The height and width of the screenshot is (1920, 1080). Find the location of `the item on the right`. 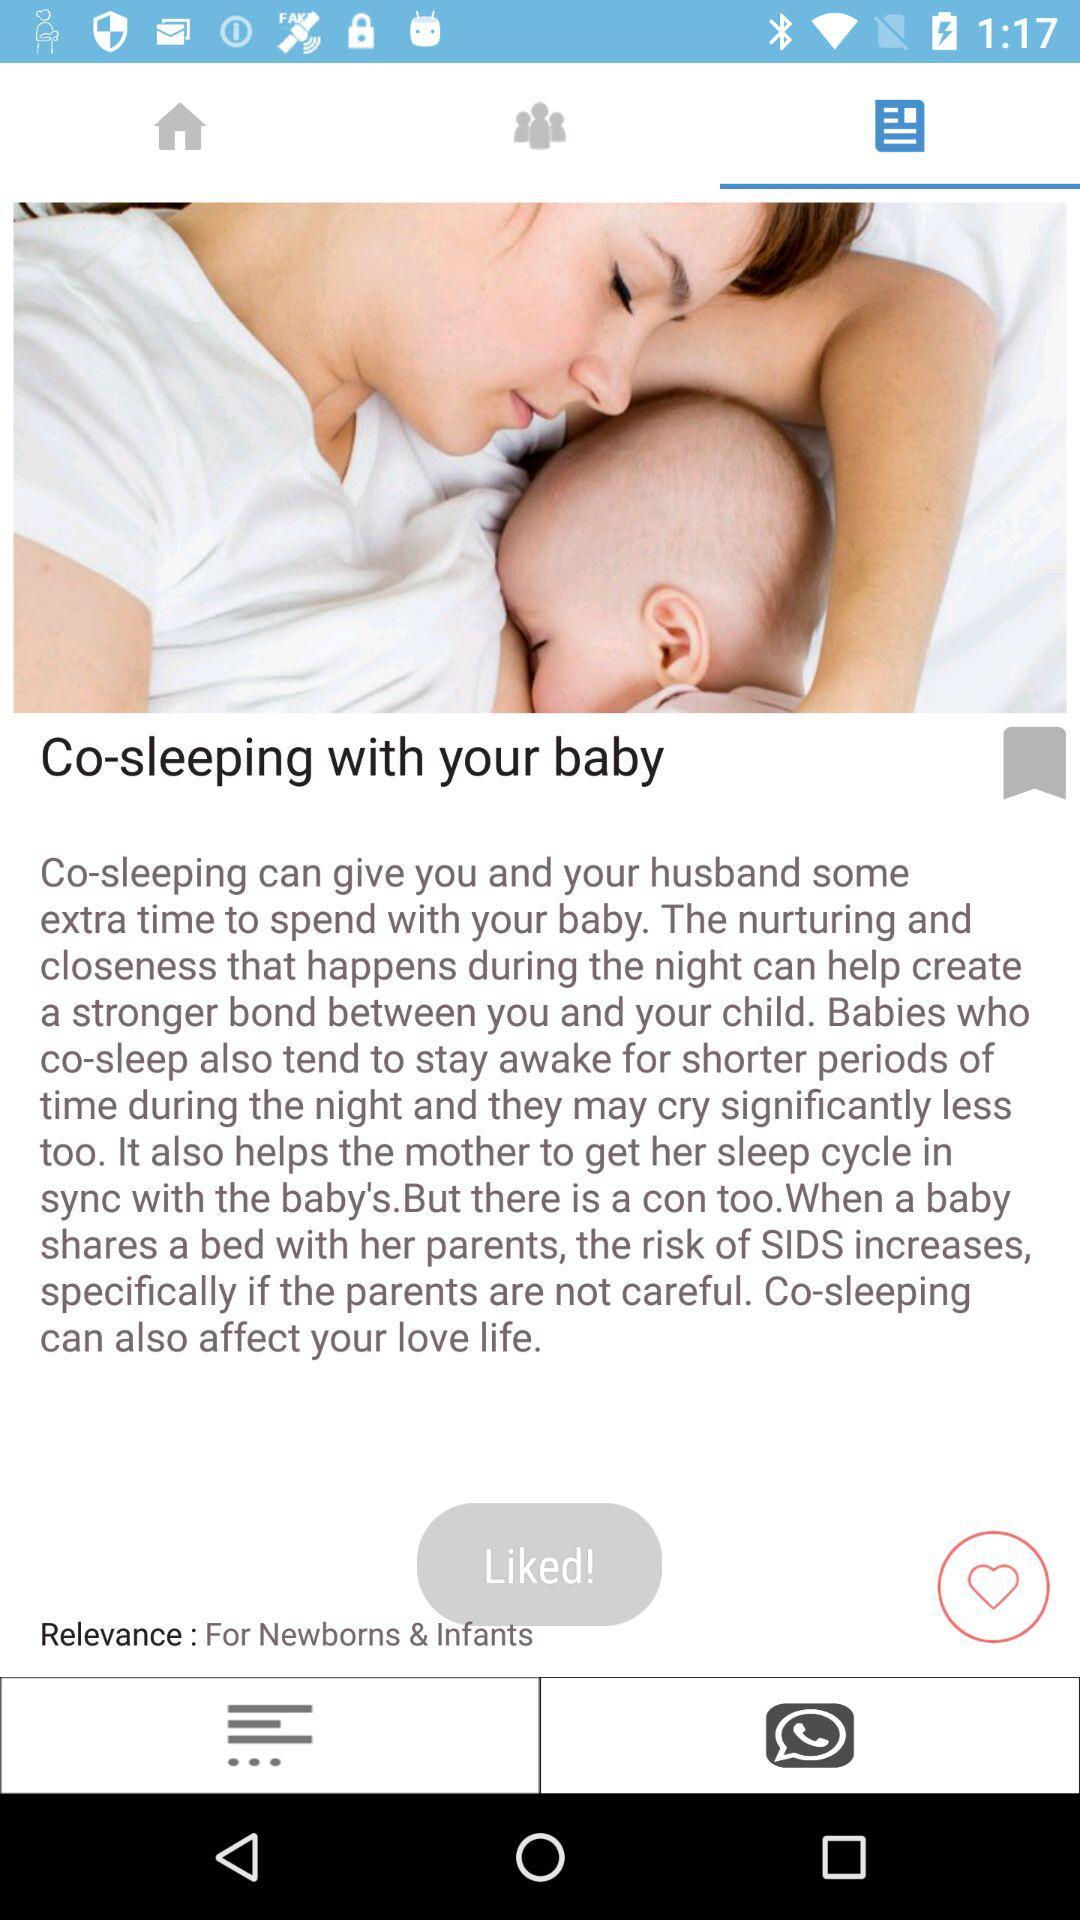

the item on the right is located at coordinates (1034, 762).